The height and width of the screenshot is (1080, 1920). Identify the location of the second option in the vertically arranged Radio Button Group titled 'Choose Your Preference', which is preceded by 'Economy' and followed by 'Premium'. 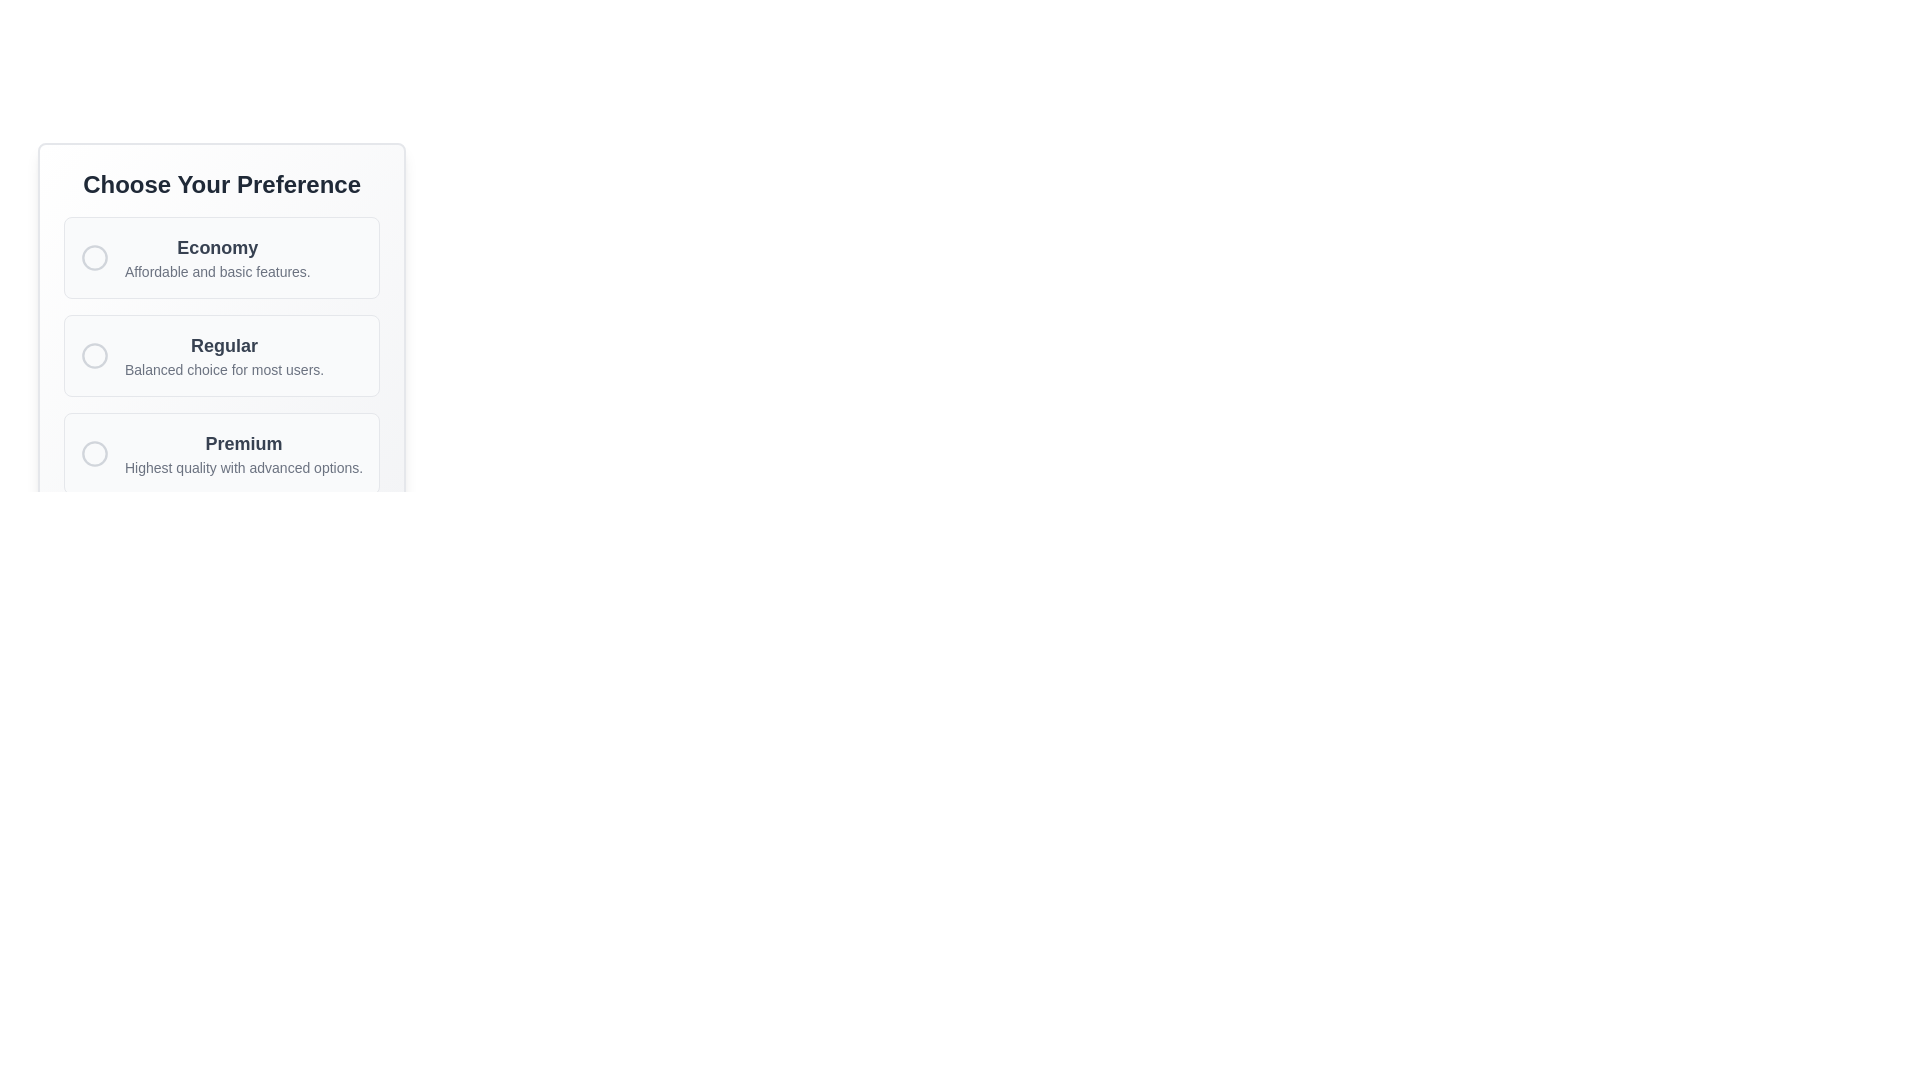
(222, 354).